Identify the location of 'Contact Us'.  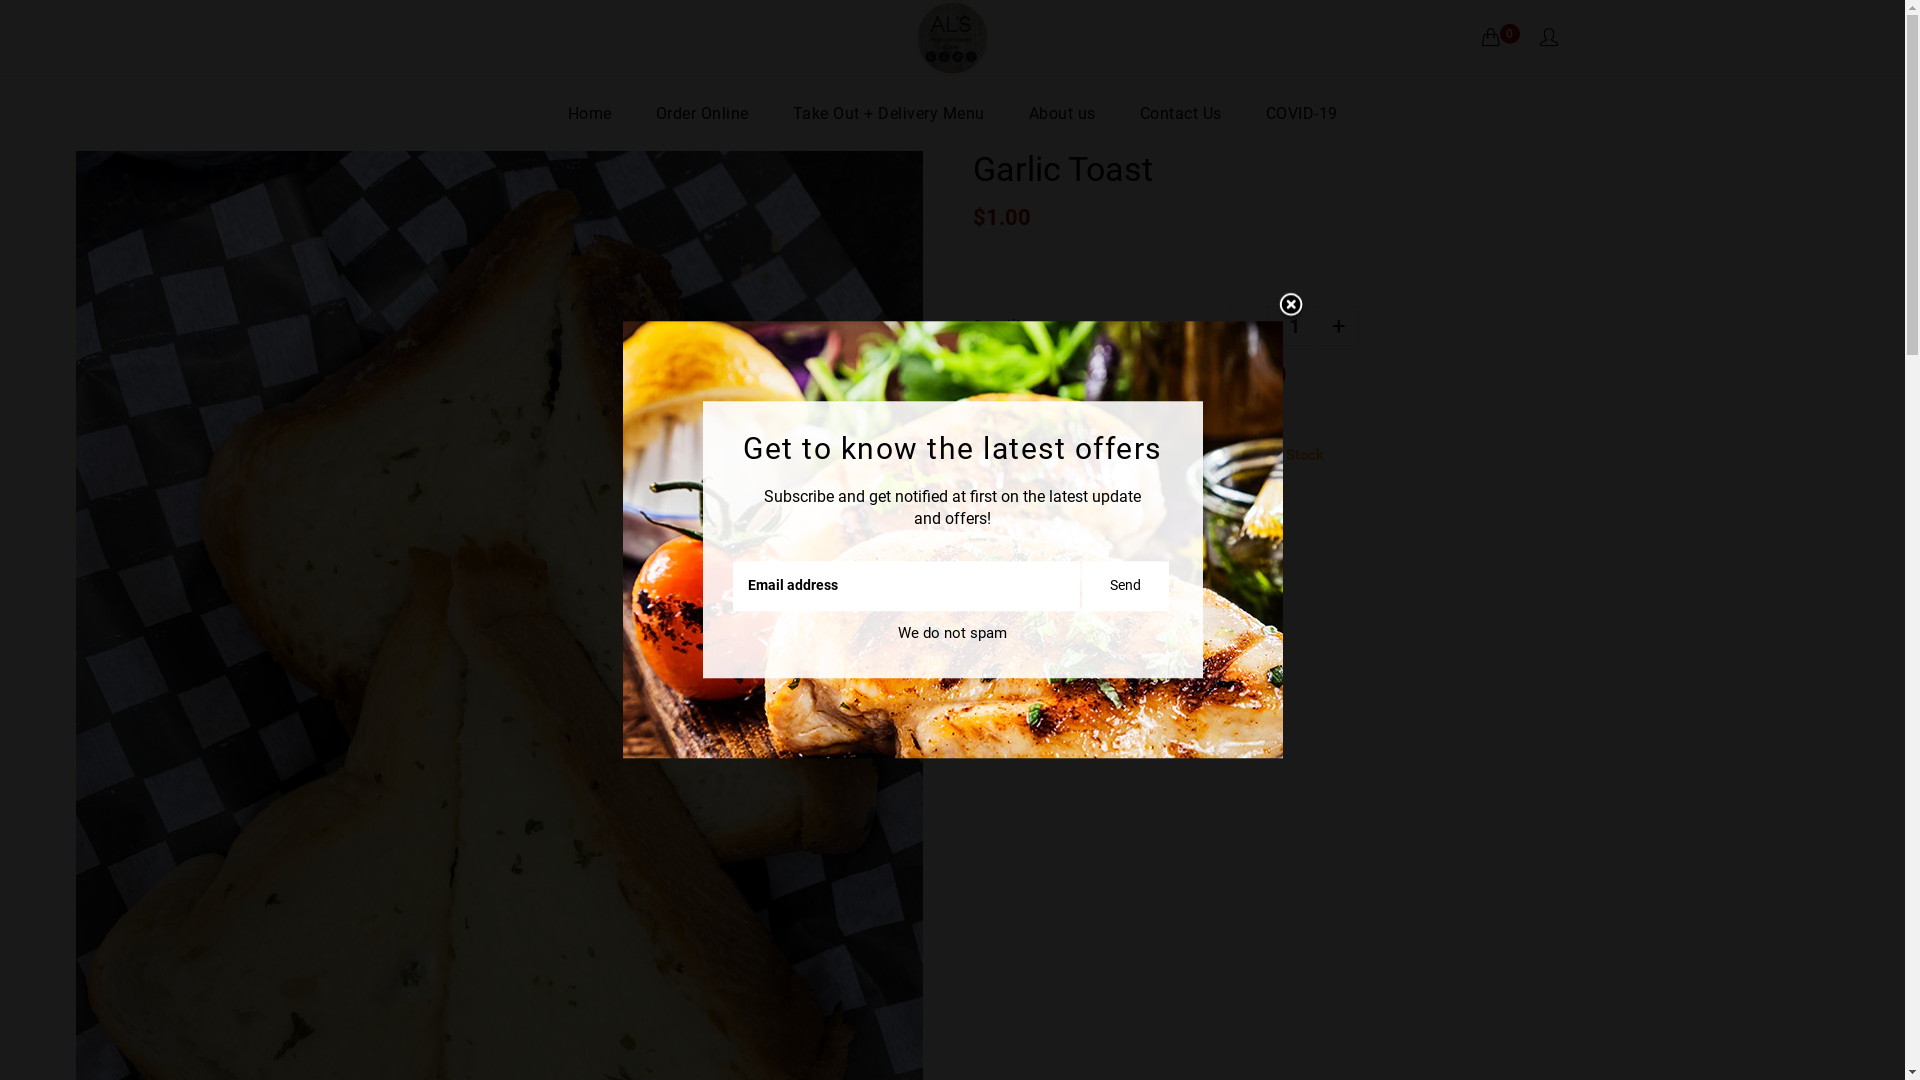
(1180, 113).